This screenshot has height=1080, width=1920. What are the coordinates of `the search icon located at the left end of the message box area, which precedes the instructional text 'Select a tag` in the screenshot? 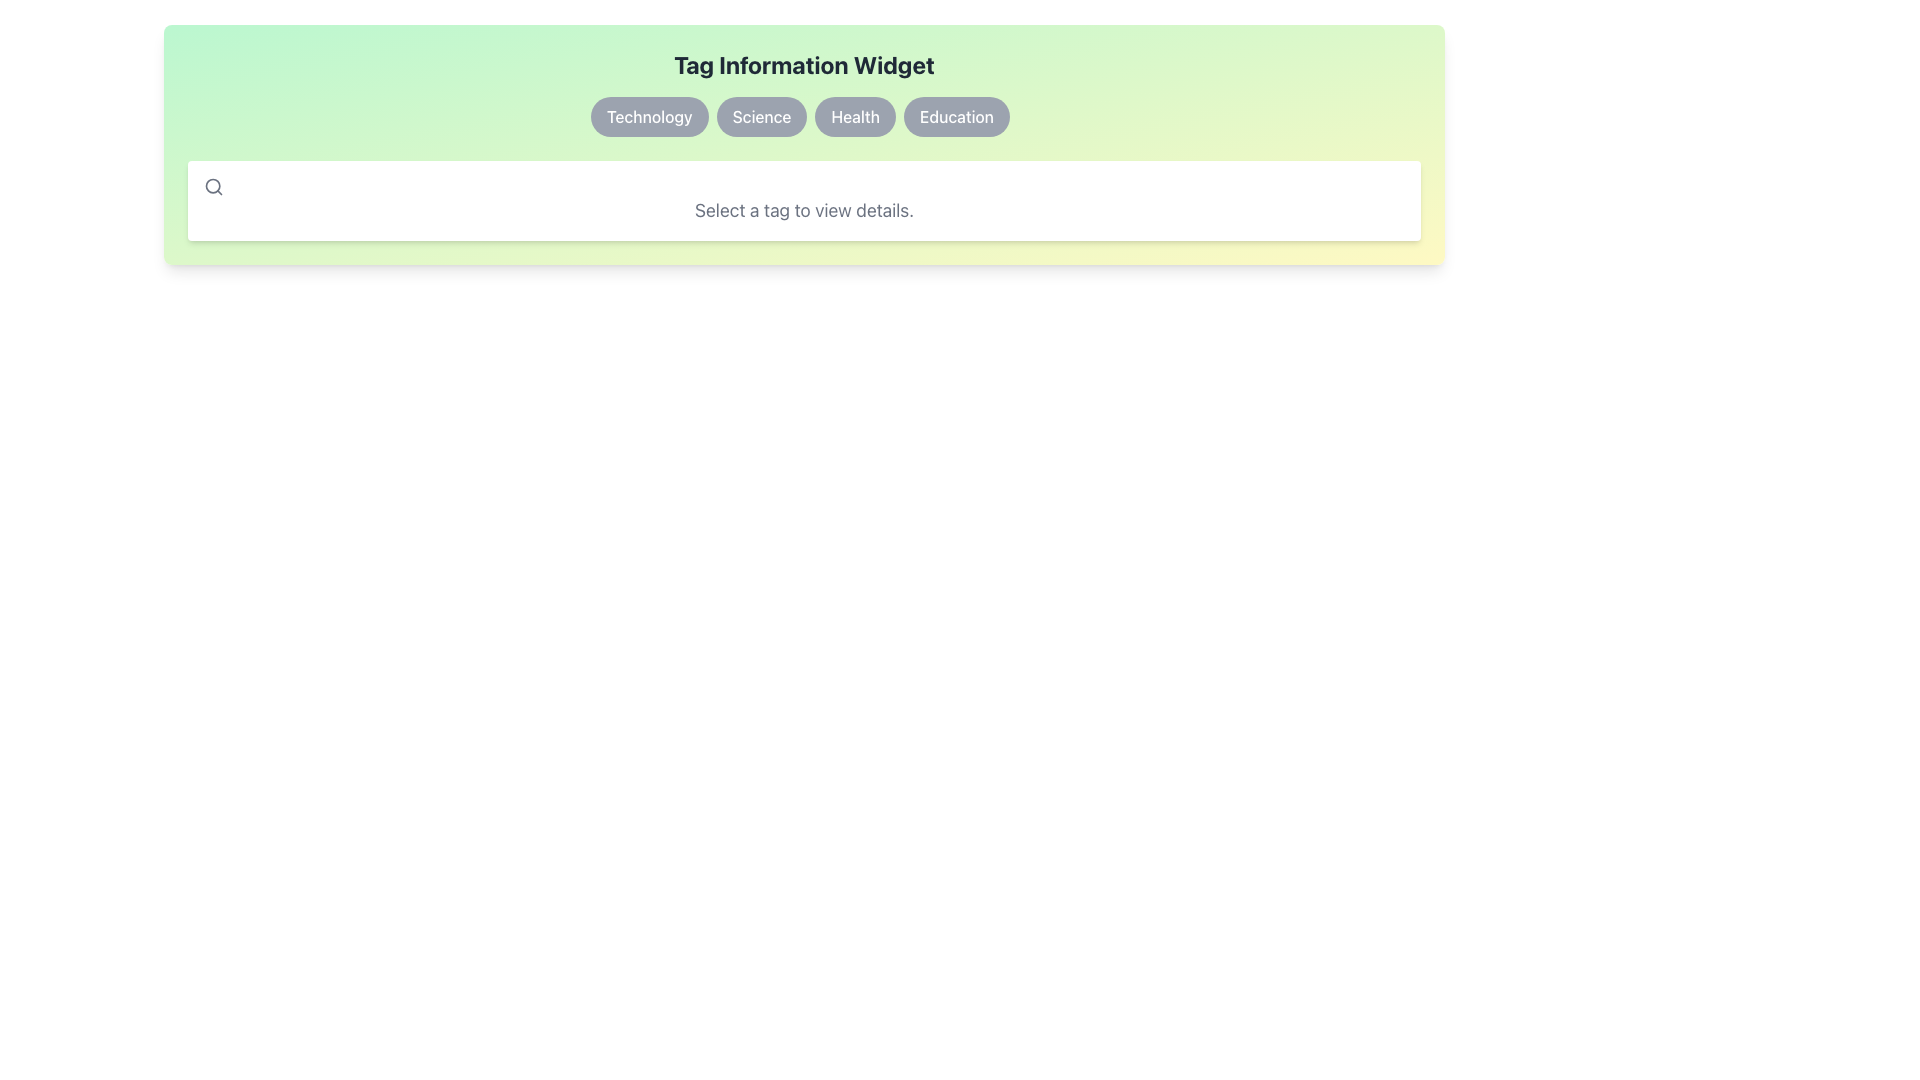 It's located at (214, 186).